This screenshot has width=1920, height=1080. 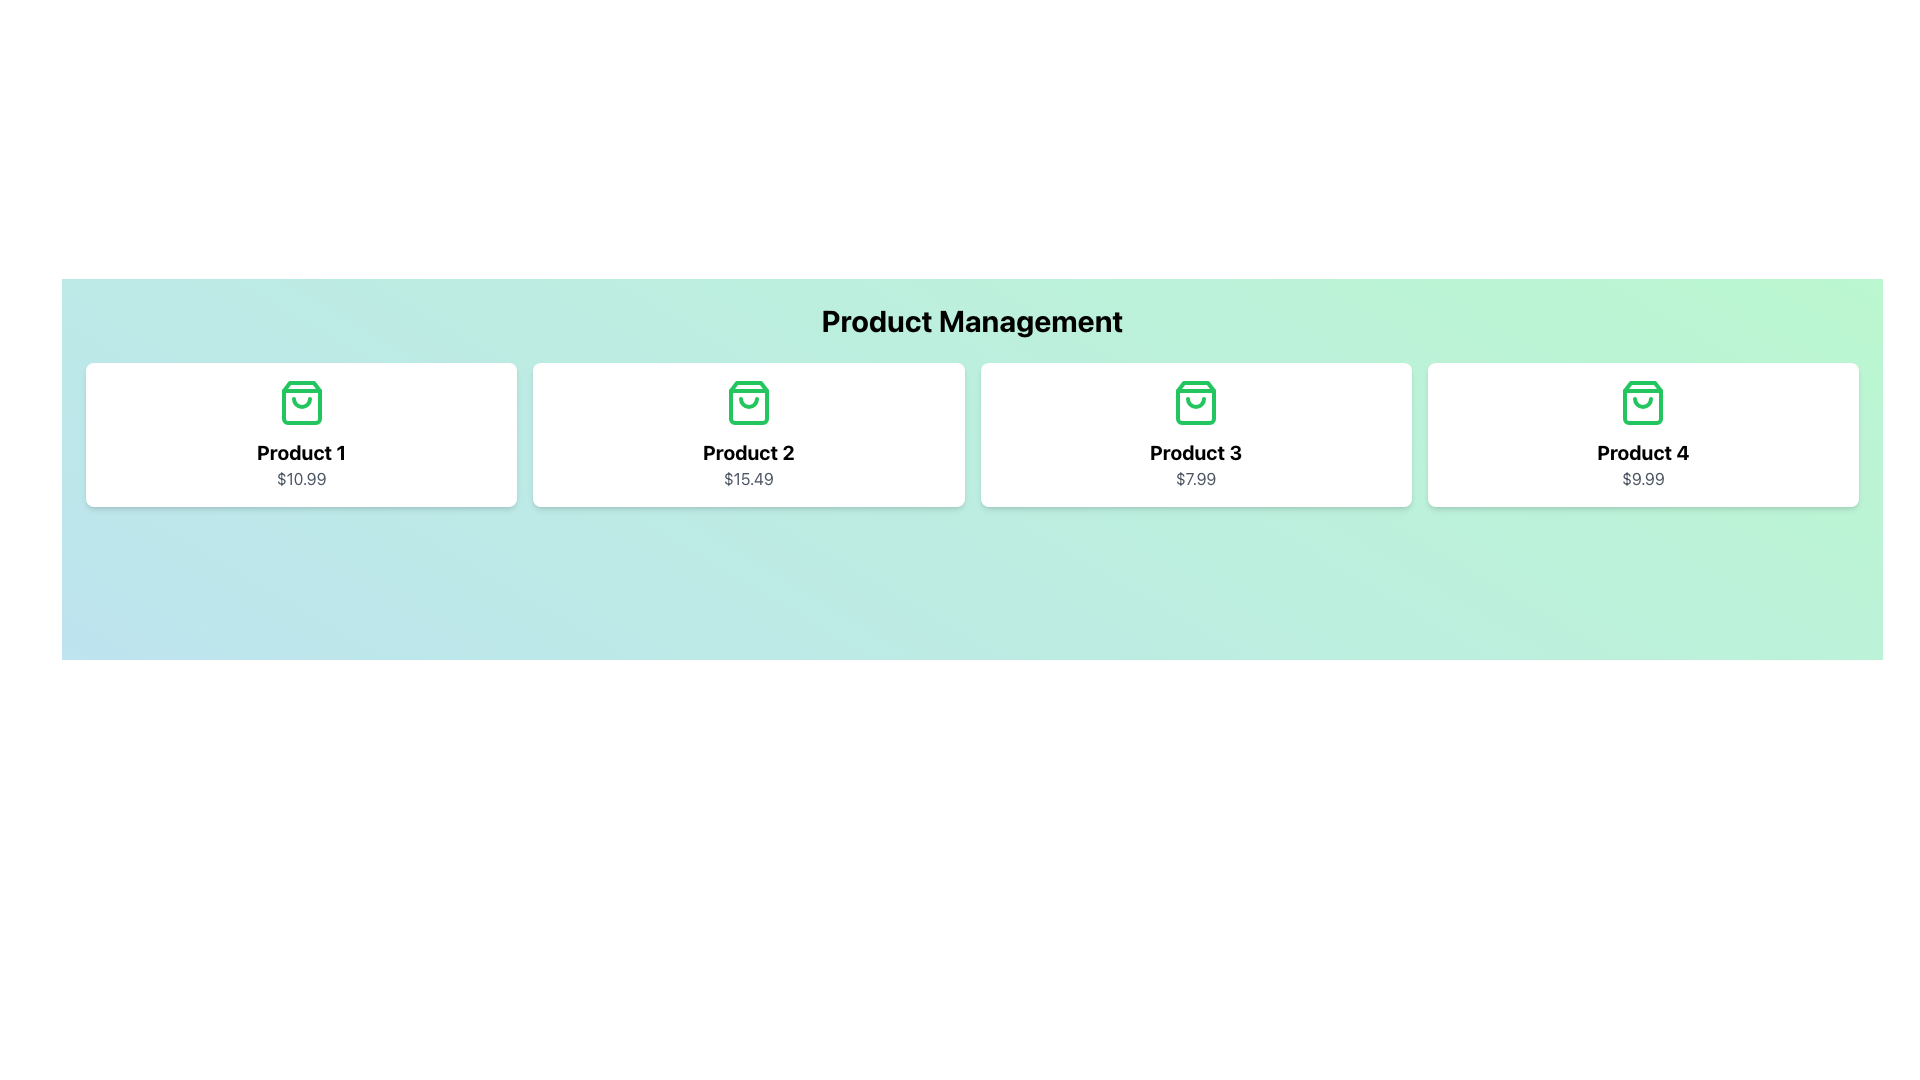 What do you see at coordinates (300, 434) in the screenshot?
I see `the first selectable product card in the grid layout` at bounding box center [300, 434].